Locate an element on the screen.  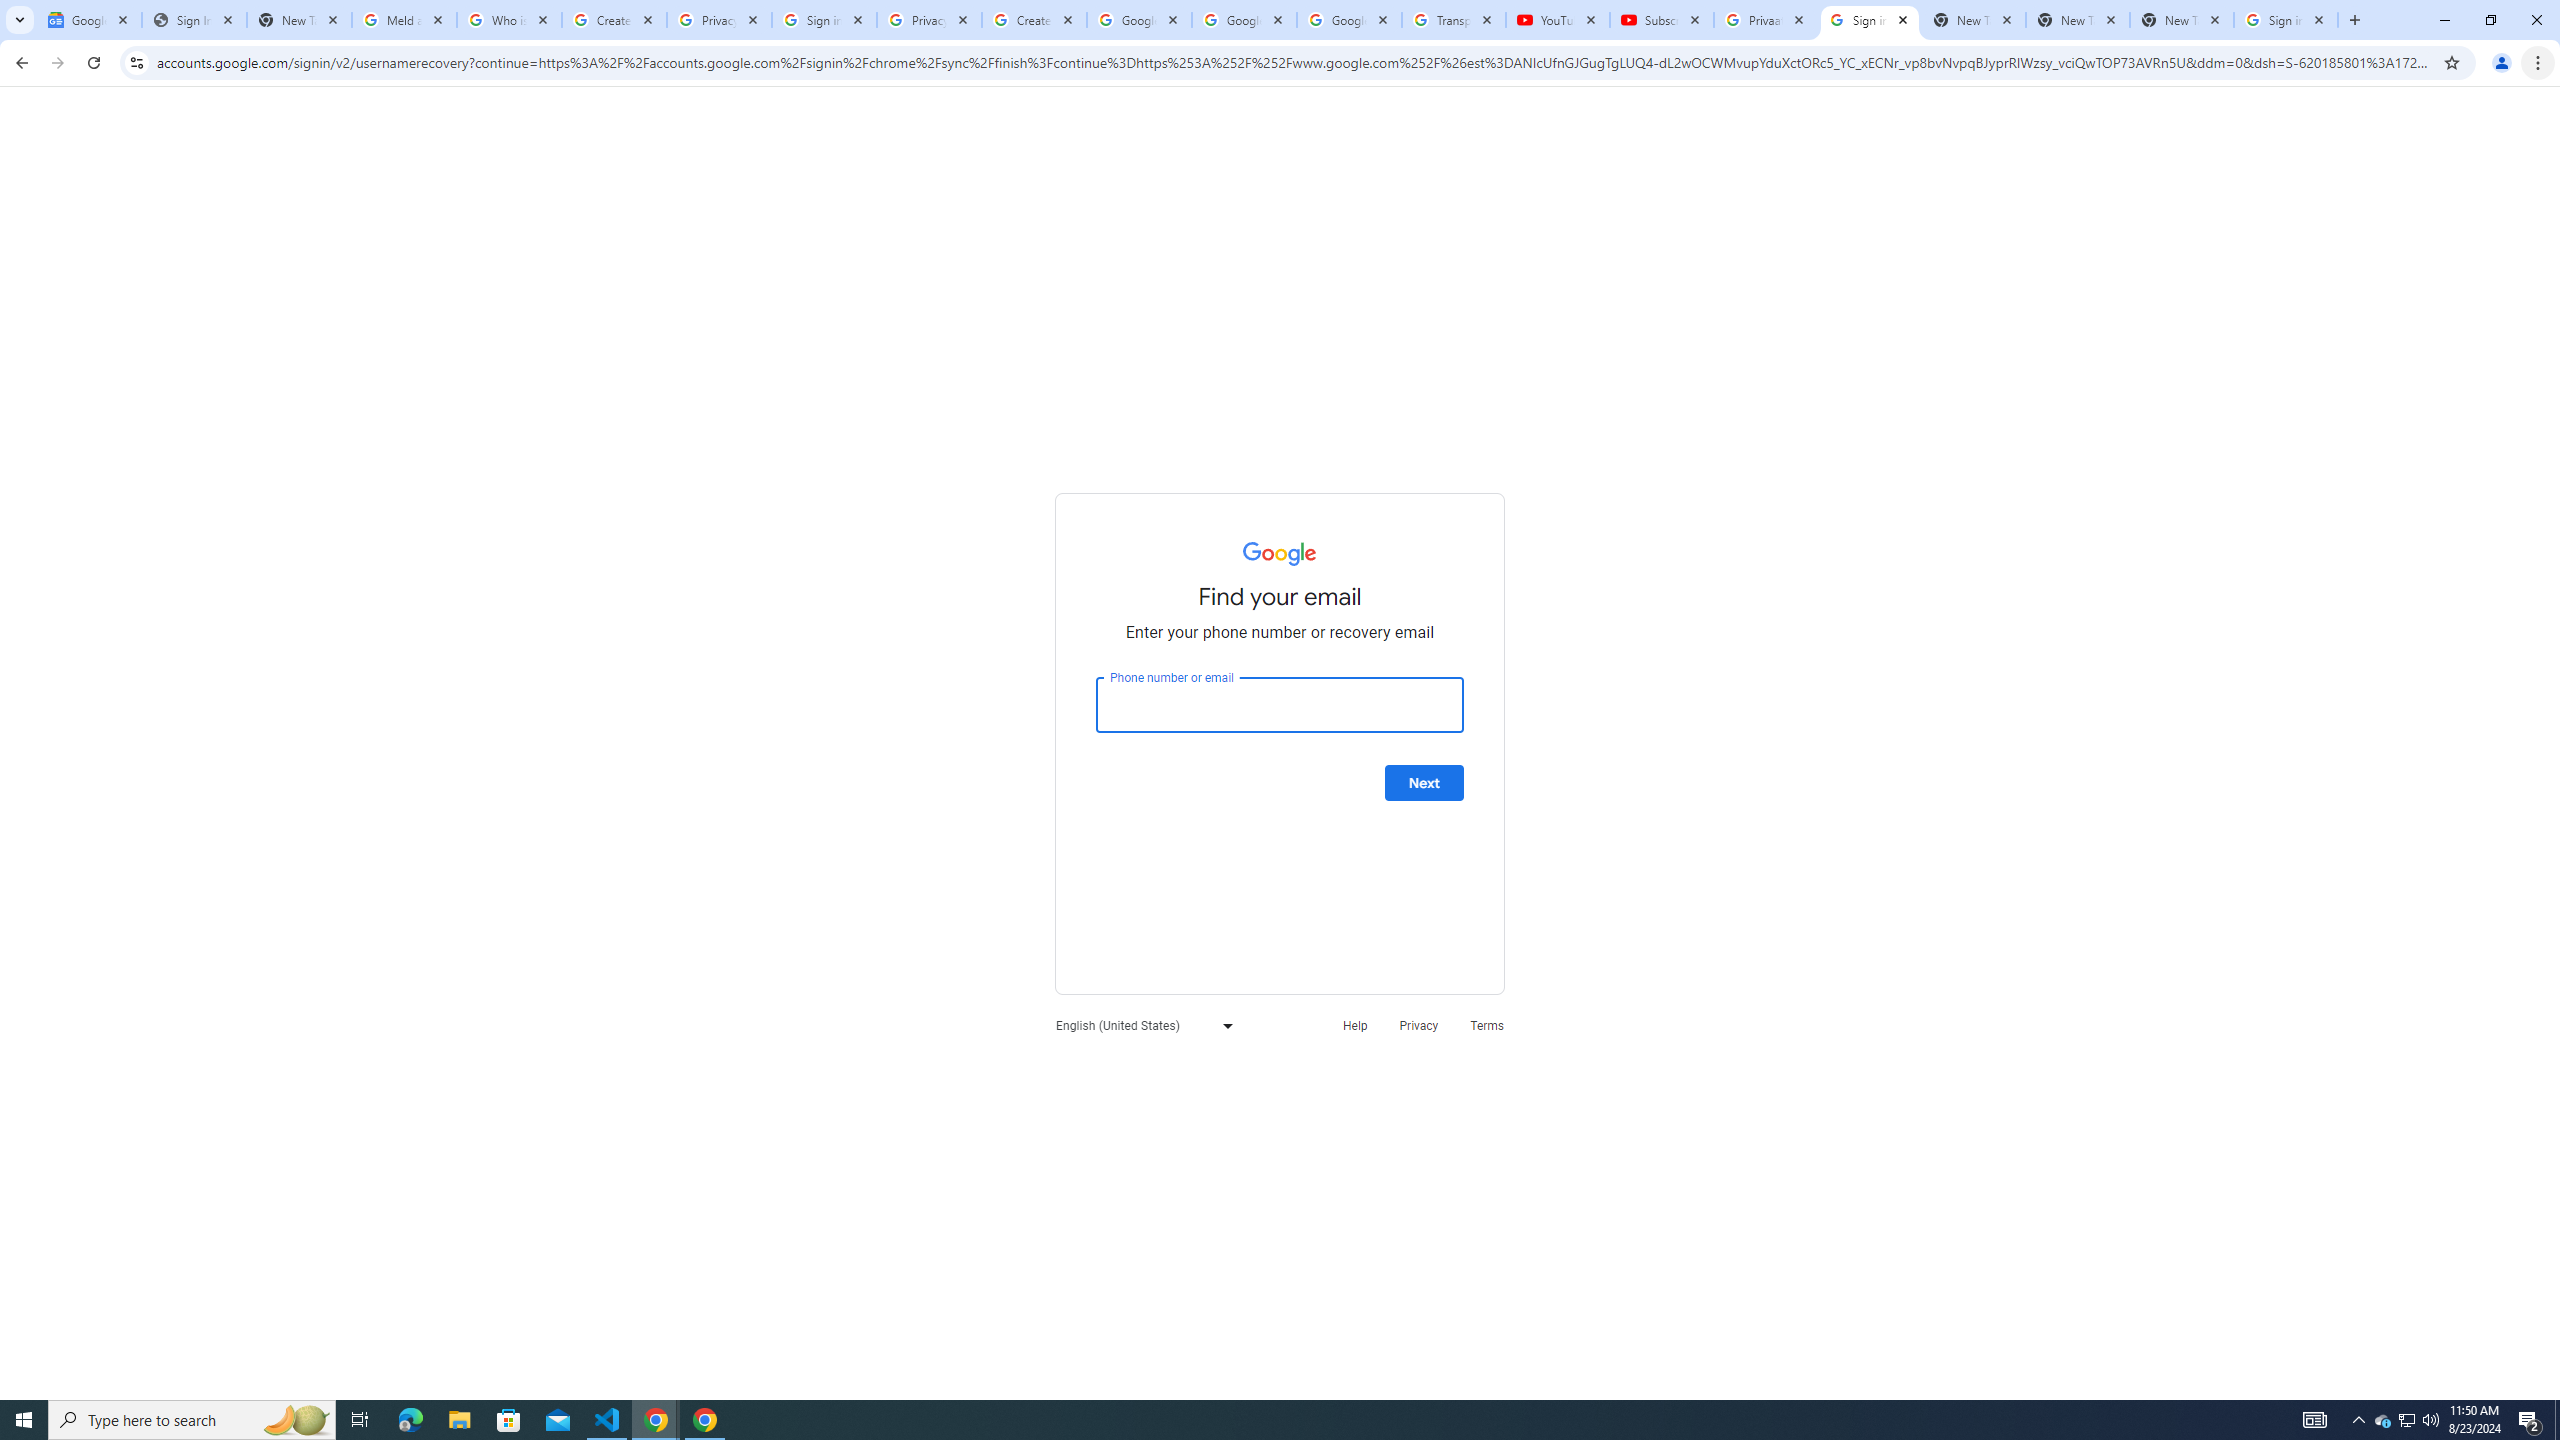
'View site information' is located at coordinates (135, 61).